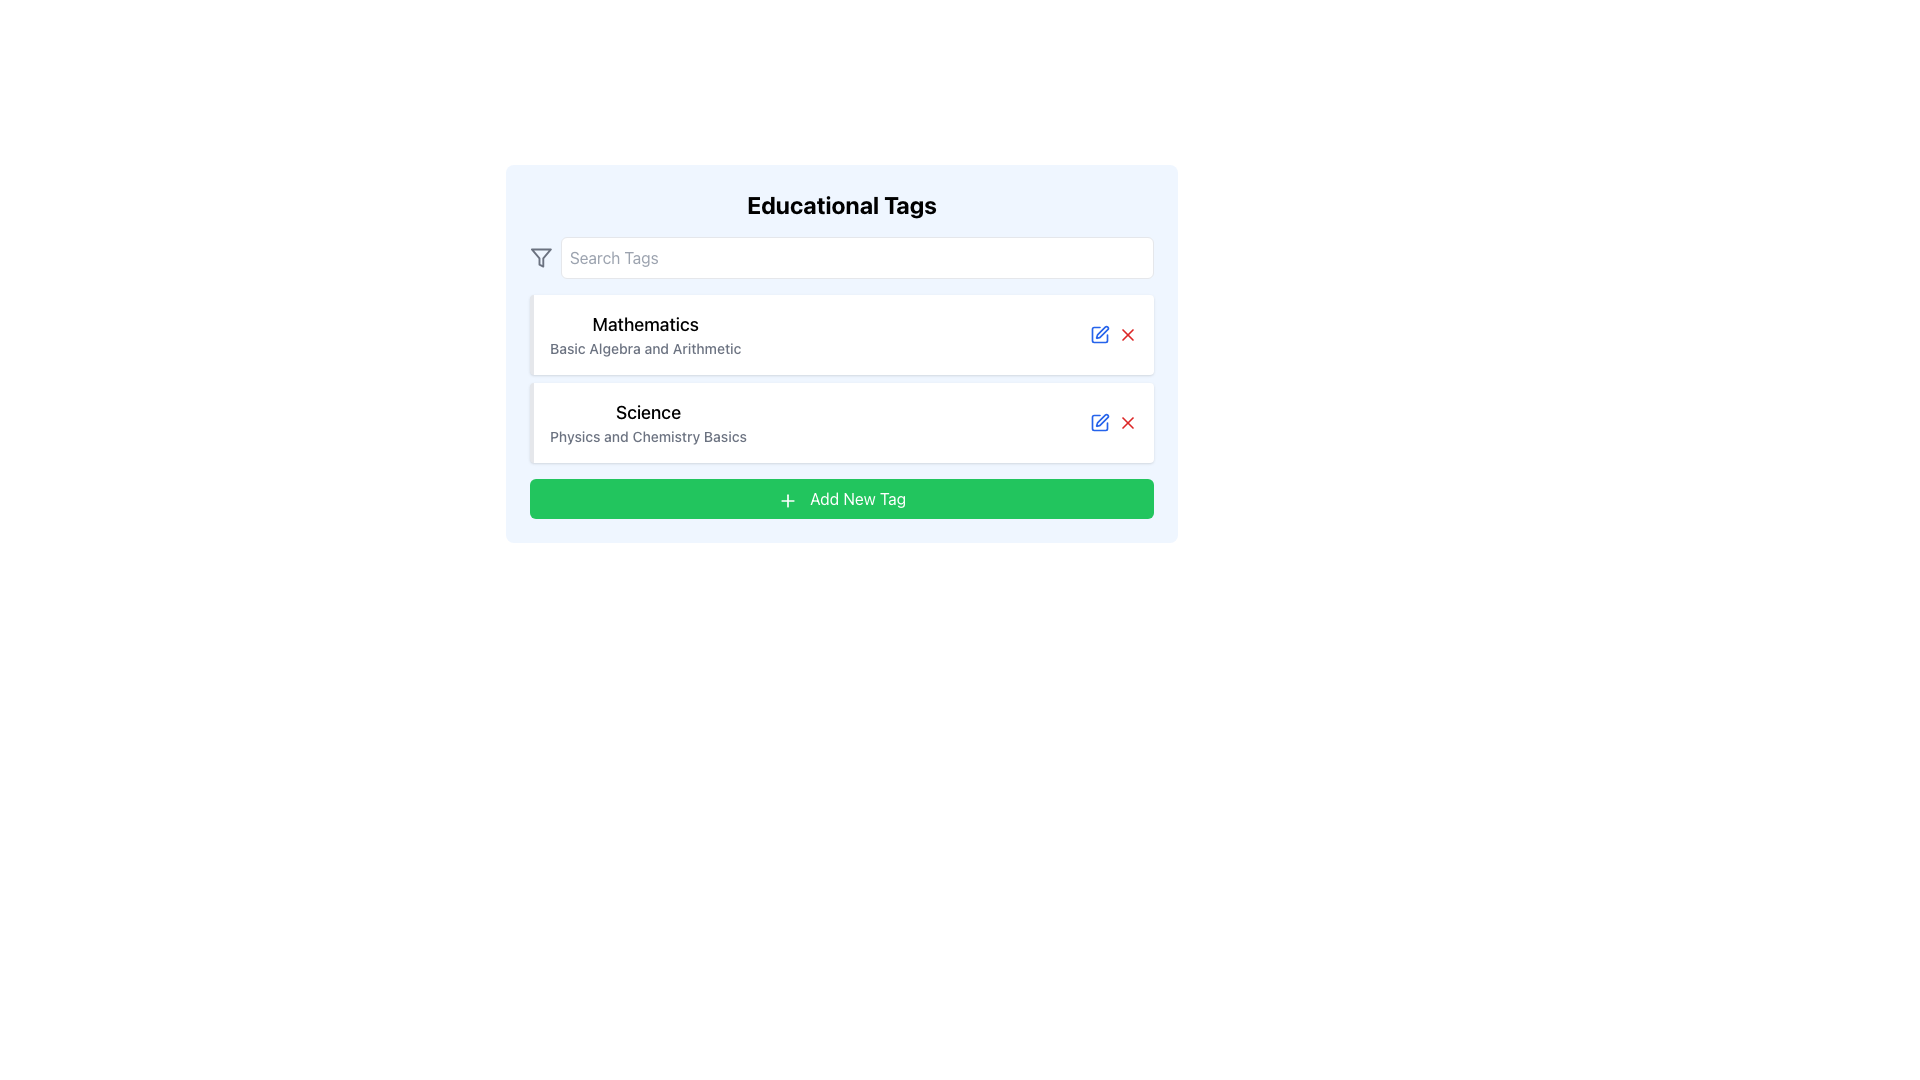 This screenshot has width=1920, height=1080. I want to click on accessibility information of the Icon element that is a square outline with a pen intersecting it diagonally, located adjacent to the 'Science' tag in the tags section, so click(1098, 334).